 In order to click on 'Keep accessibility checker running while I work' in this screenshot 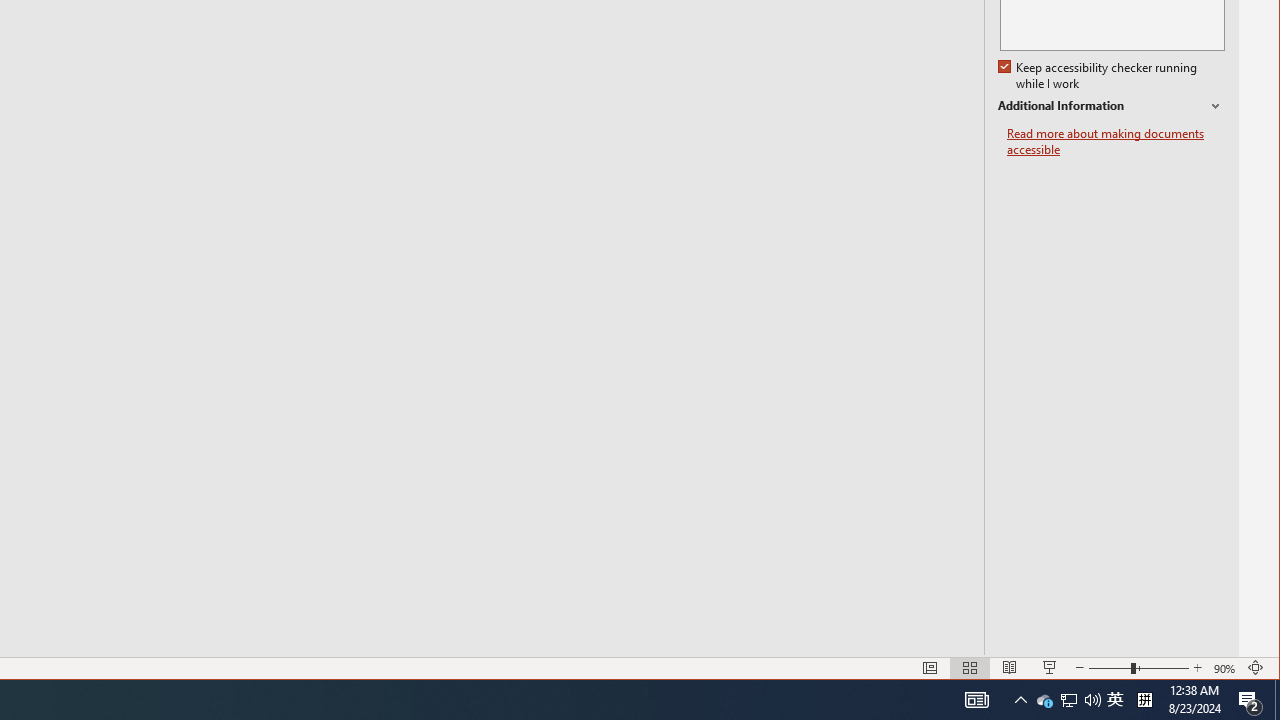, I will do `click(1098, 75)`.